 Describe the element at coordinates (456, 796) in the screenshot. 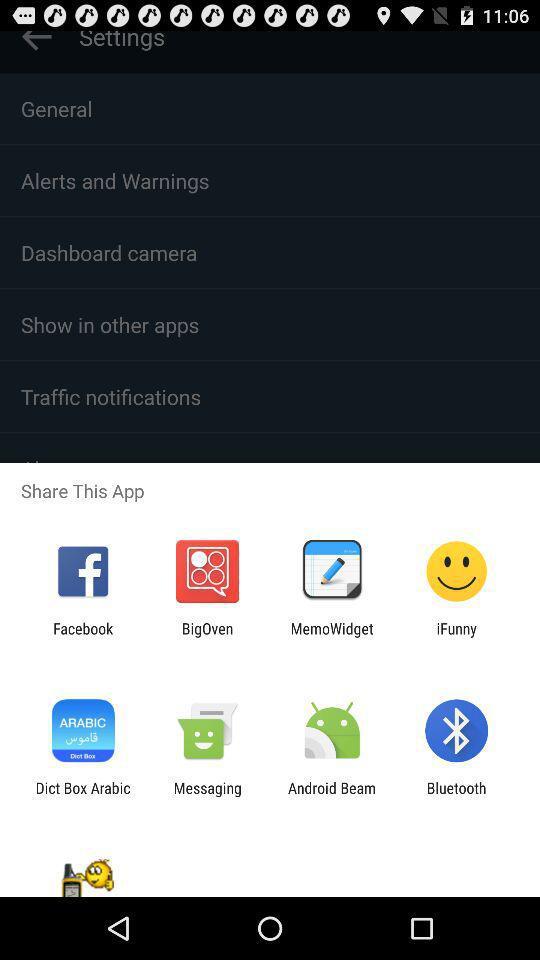

I see `the icon to the right of android beam app` at that location.